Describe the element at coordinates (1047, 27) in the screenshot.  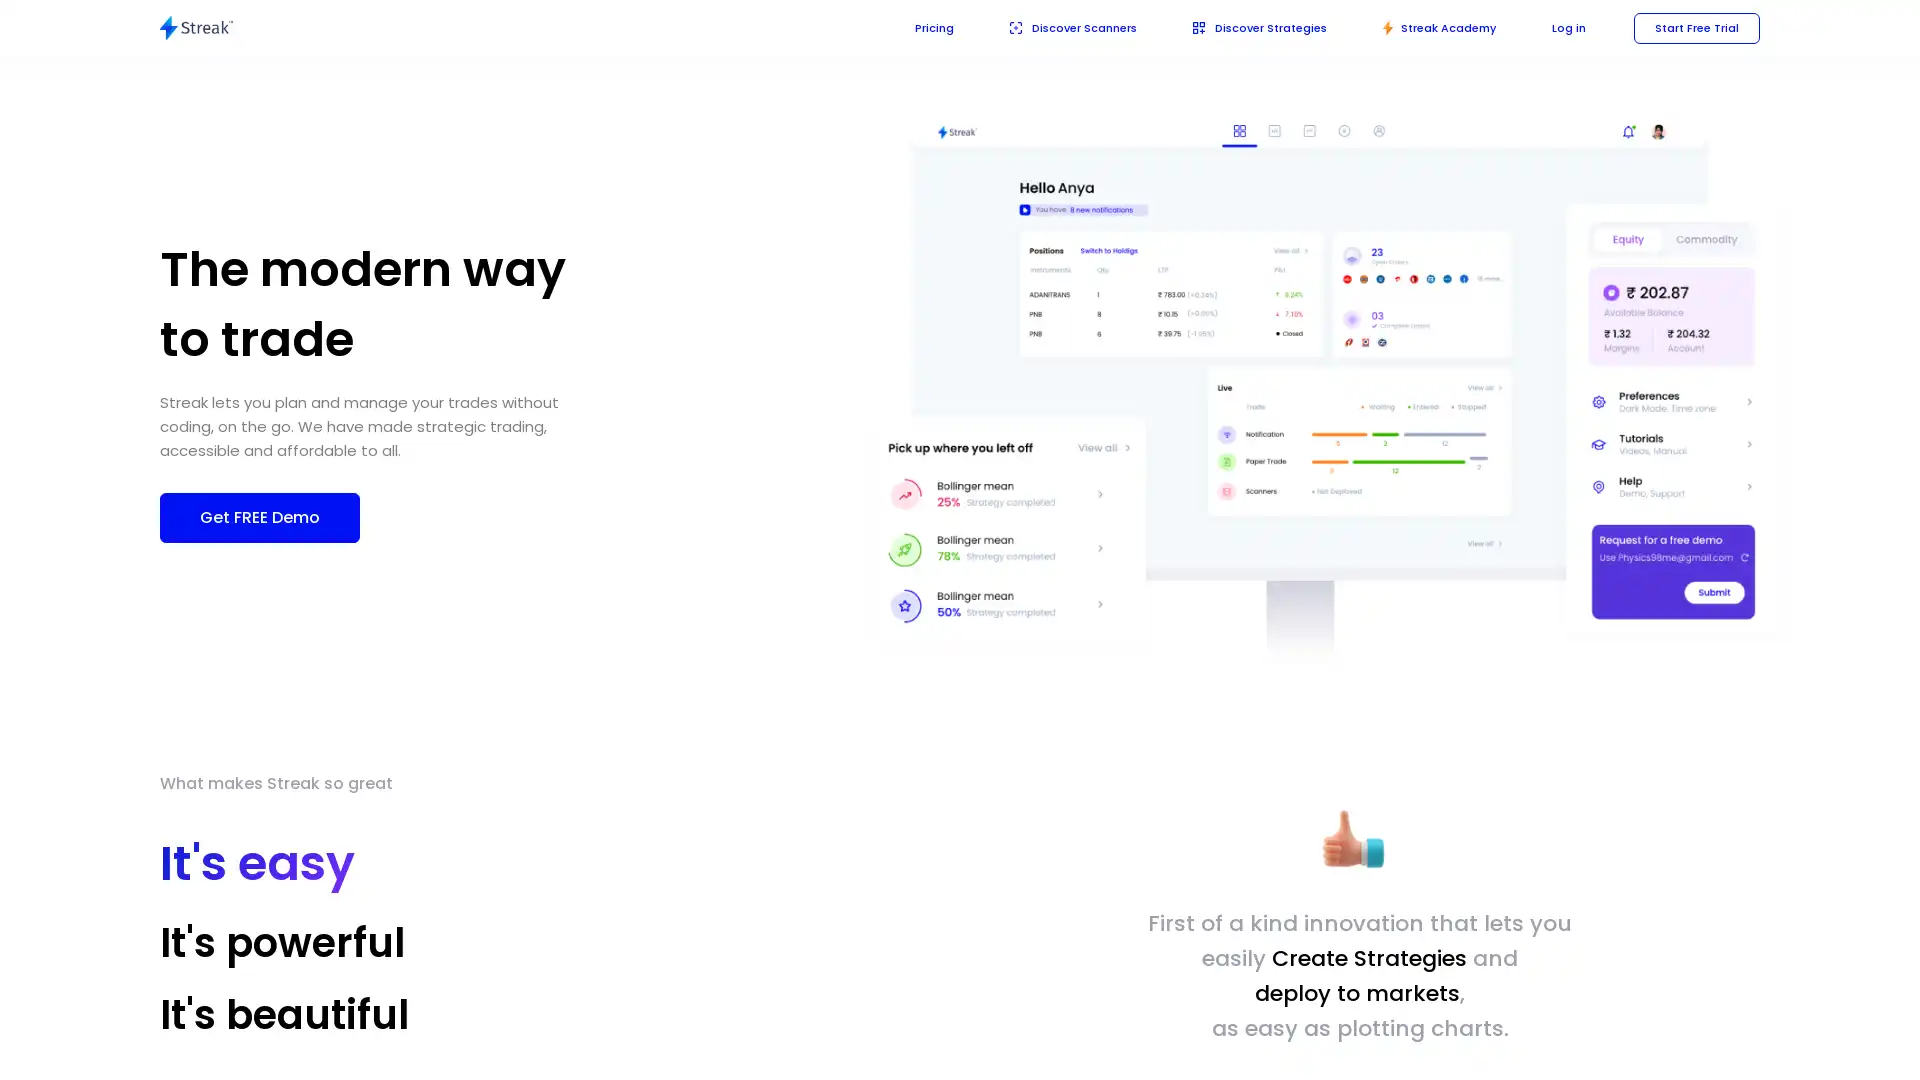
I see `Discover Scanners` at that location.